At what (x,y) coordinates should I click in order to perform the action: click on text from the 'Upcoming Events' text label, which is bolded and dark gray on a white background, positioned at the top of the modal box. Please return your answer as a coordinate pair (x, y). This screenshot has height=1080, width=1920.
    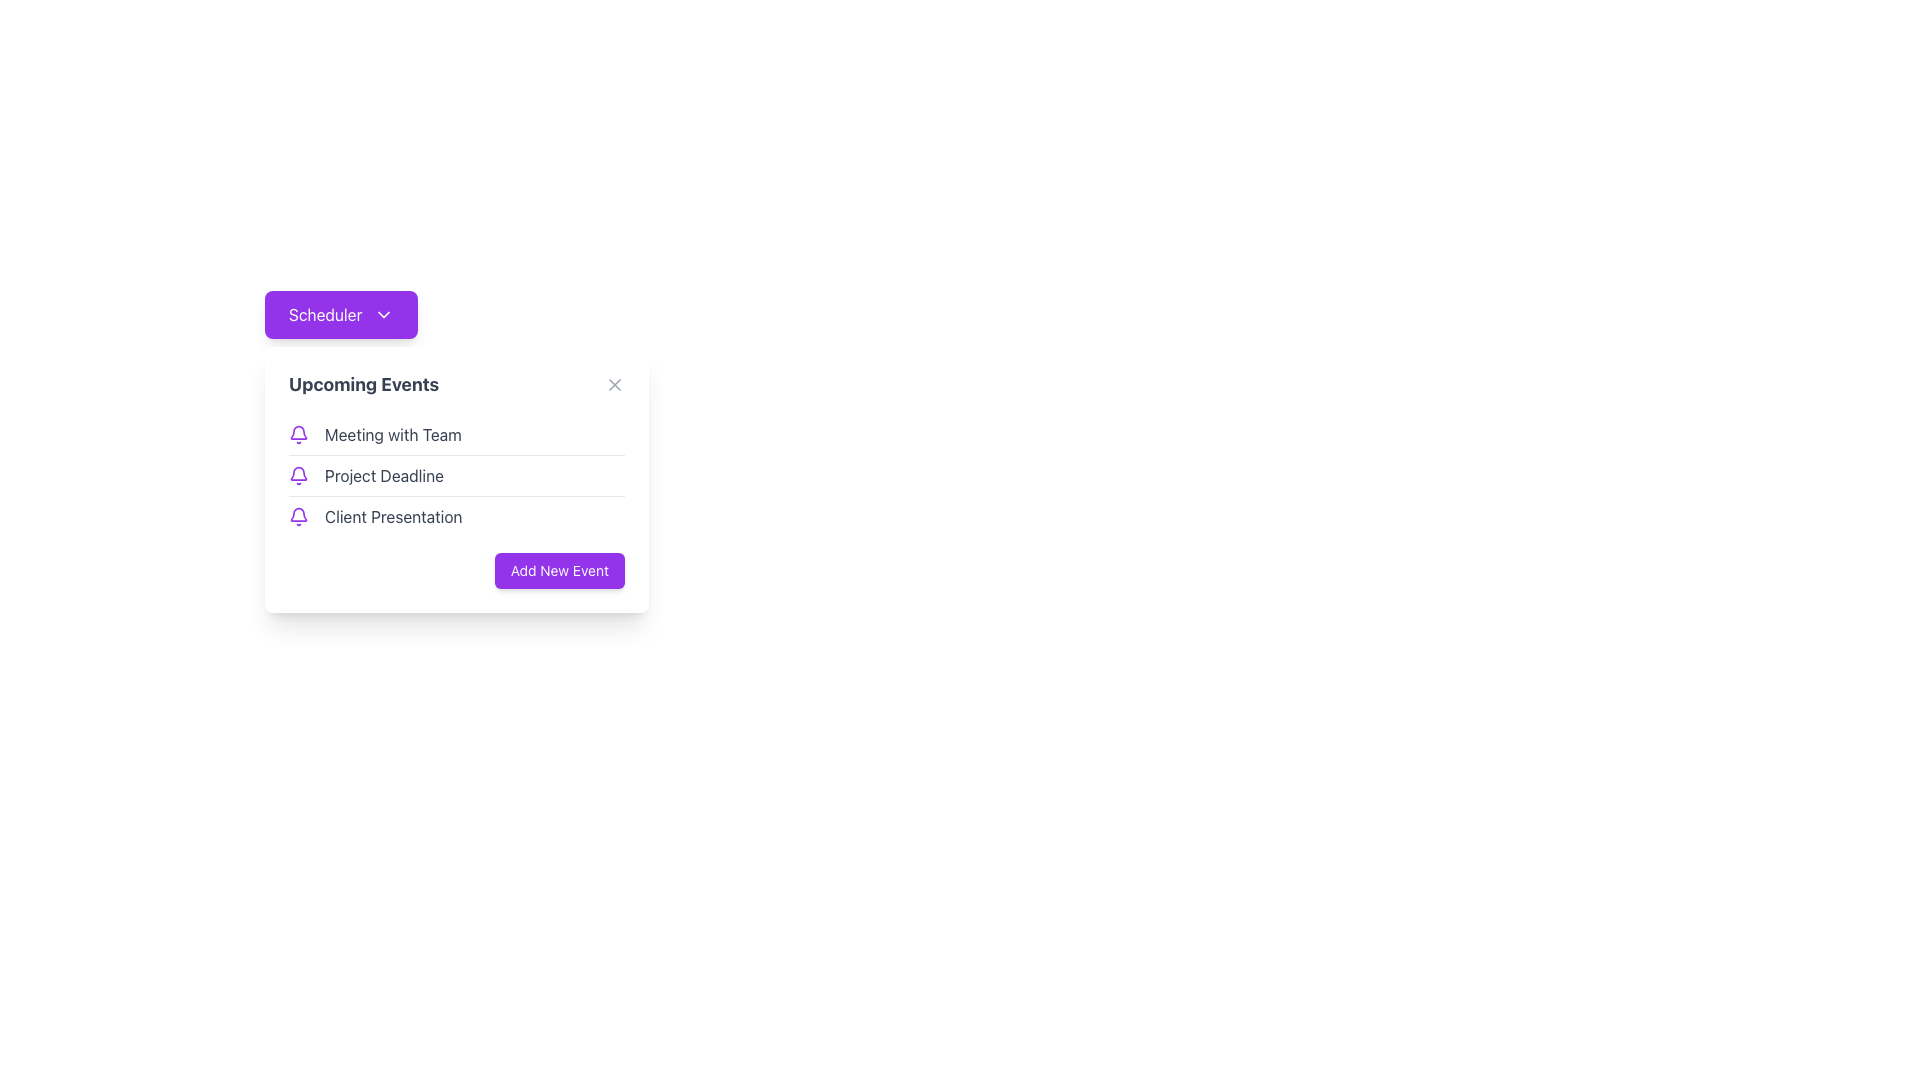
    Looking at the image, I should click on (364, 385).